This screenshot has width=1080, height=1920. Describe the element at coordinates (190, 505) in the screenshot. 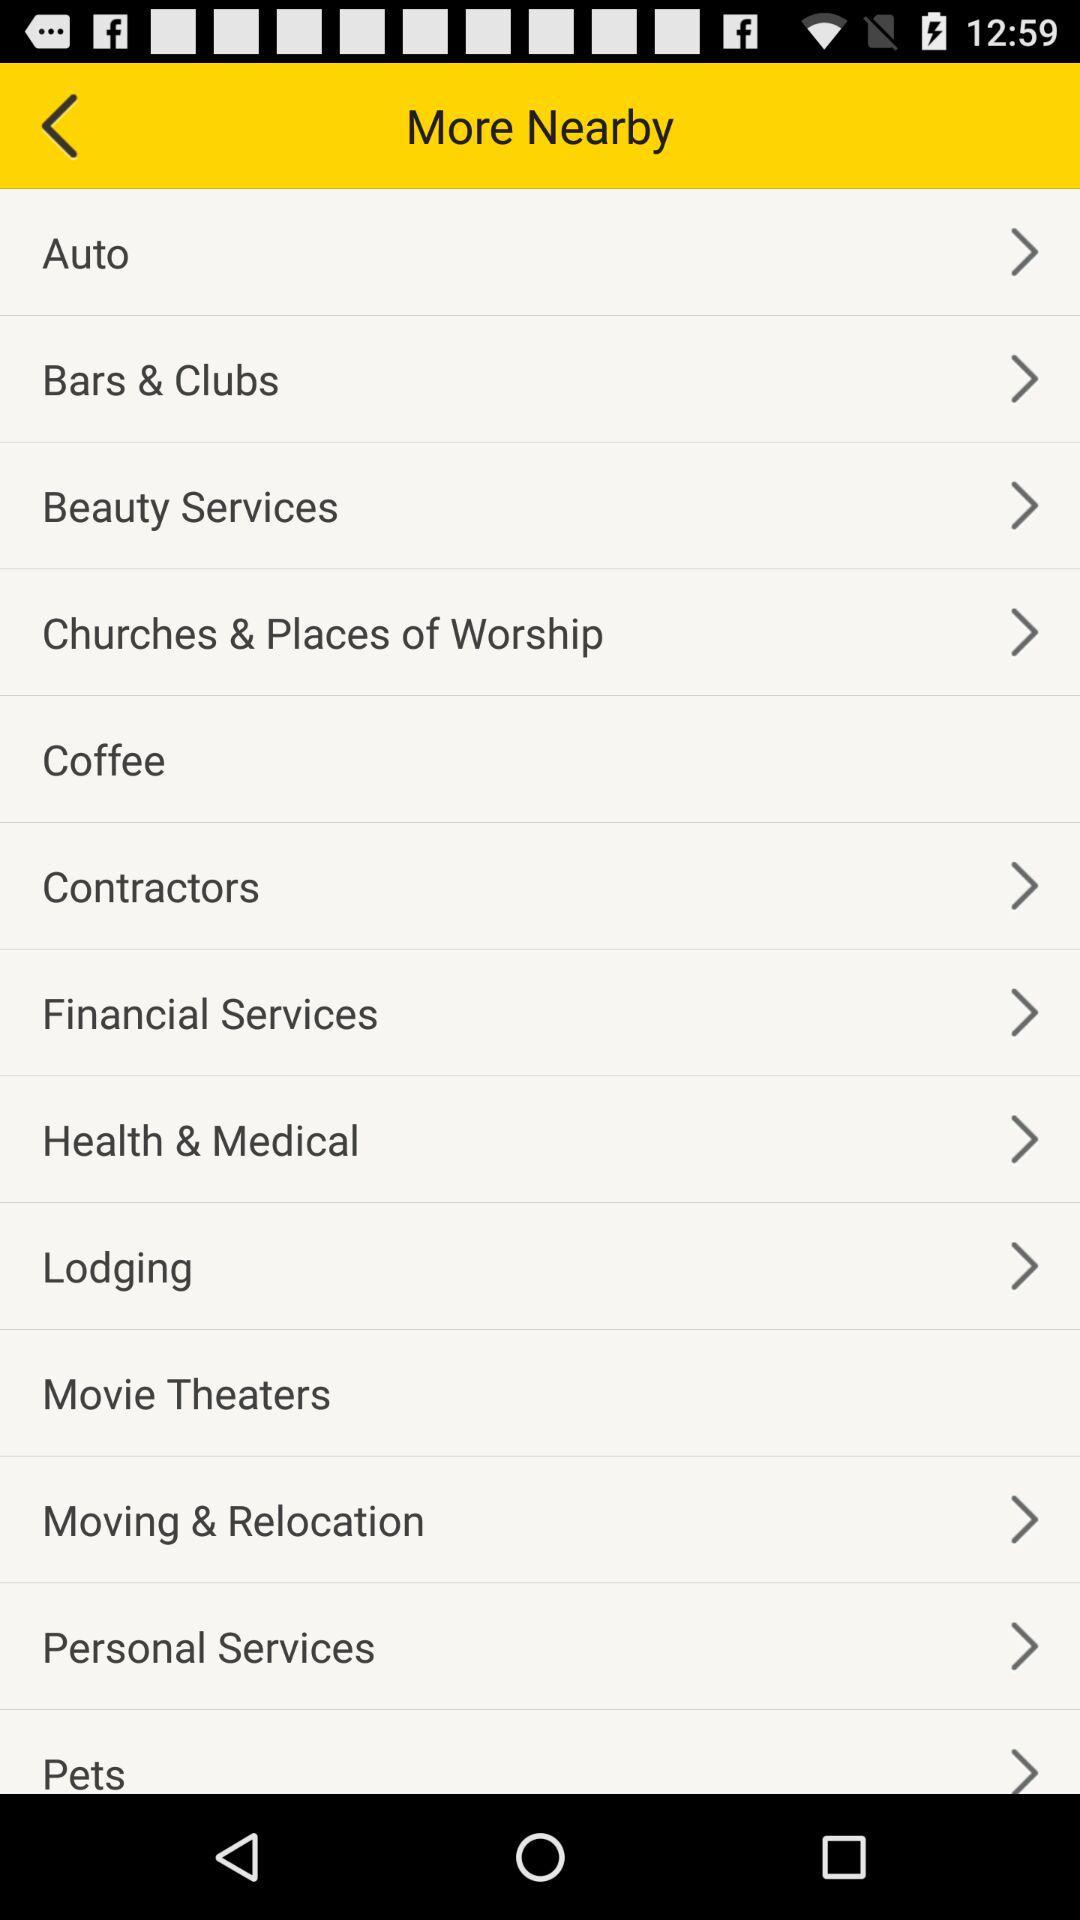

I see `item above the churches places of` at that location.